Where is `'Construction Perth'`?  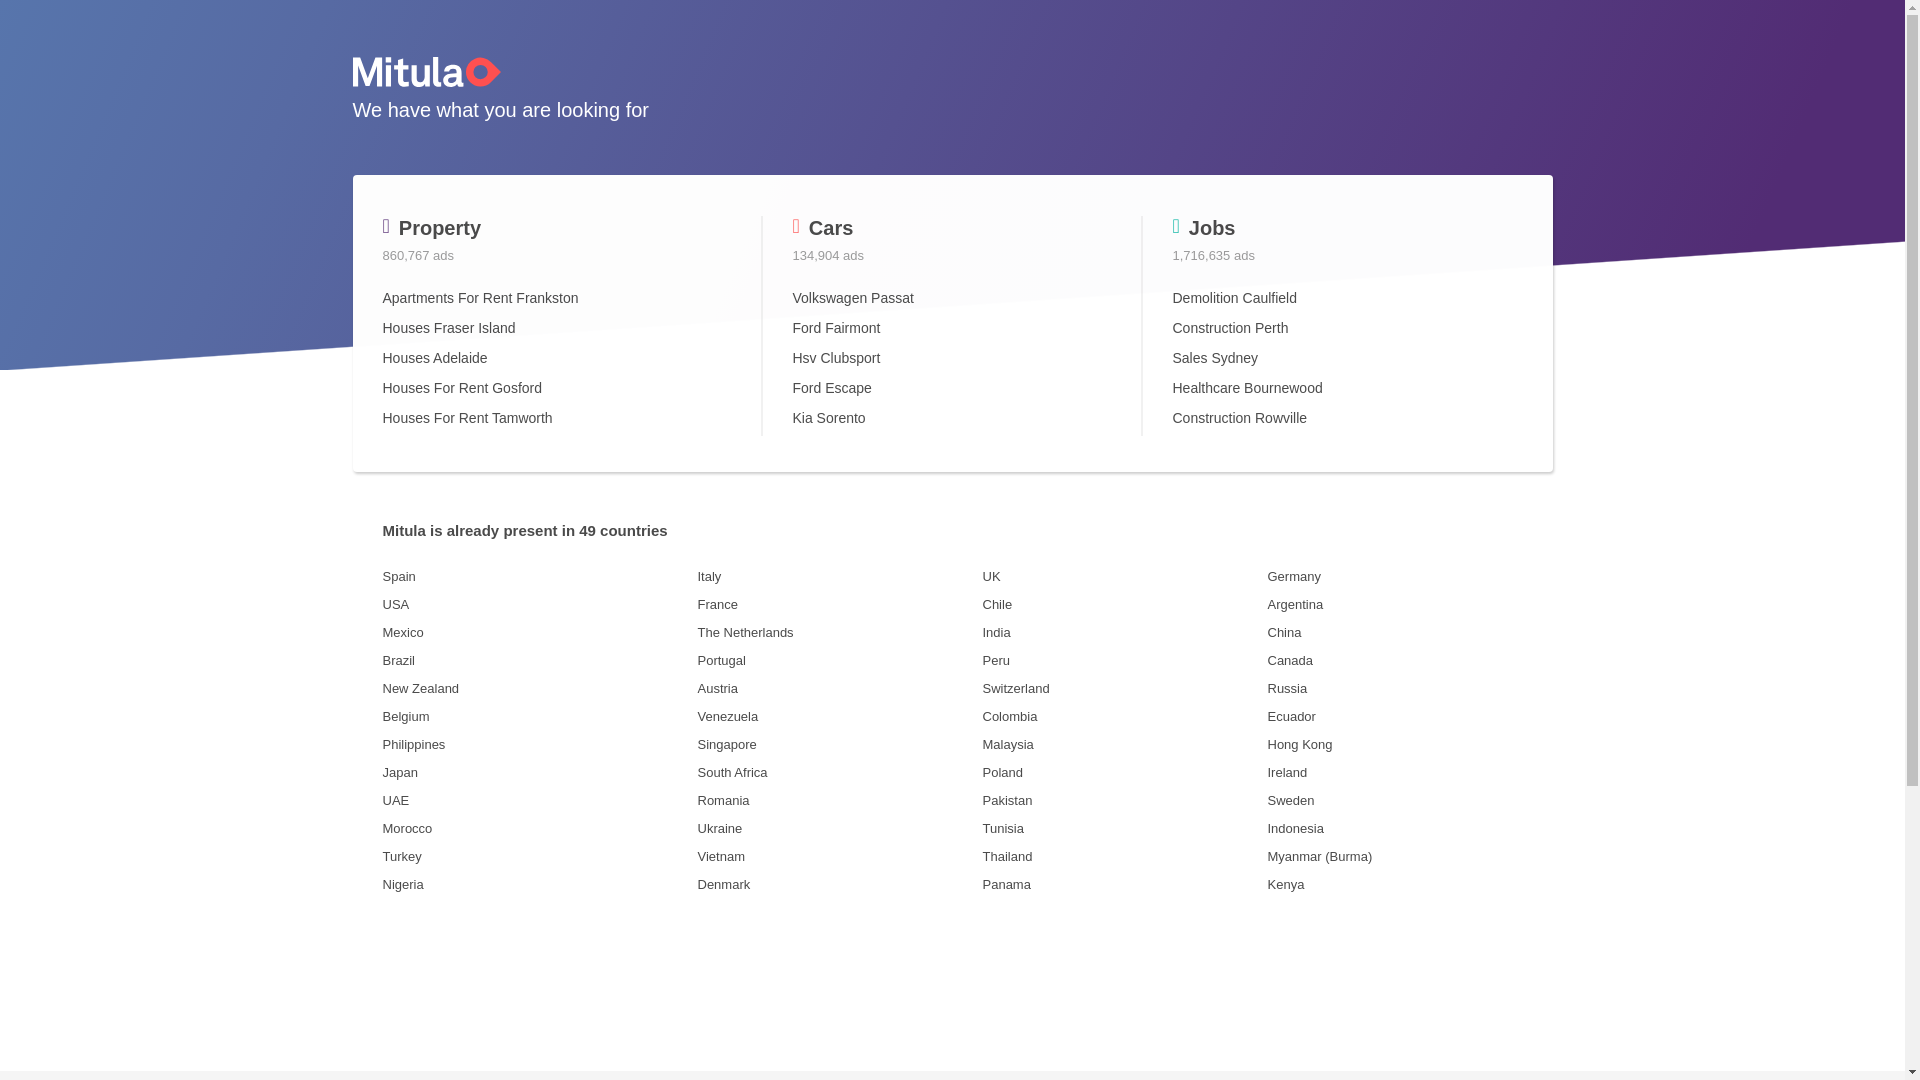
'Construction Perth' is located at coordinates (1228, 326).